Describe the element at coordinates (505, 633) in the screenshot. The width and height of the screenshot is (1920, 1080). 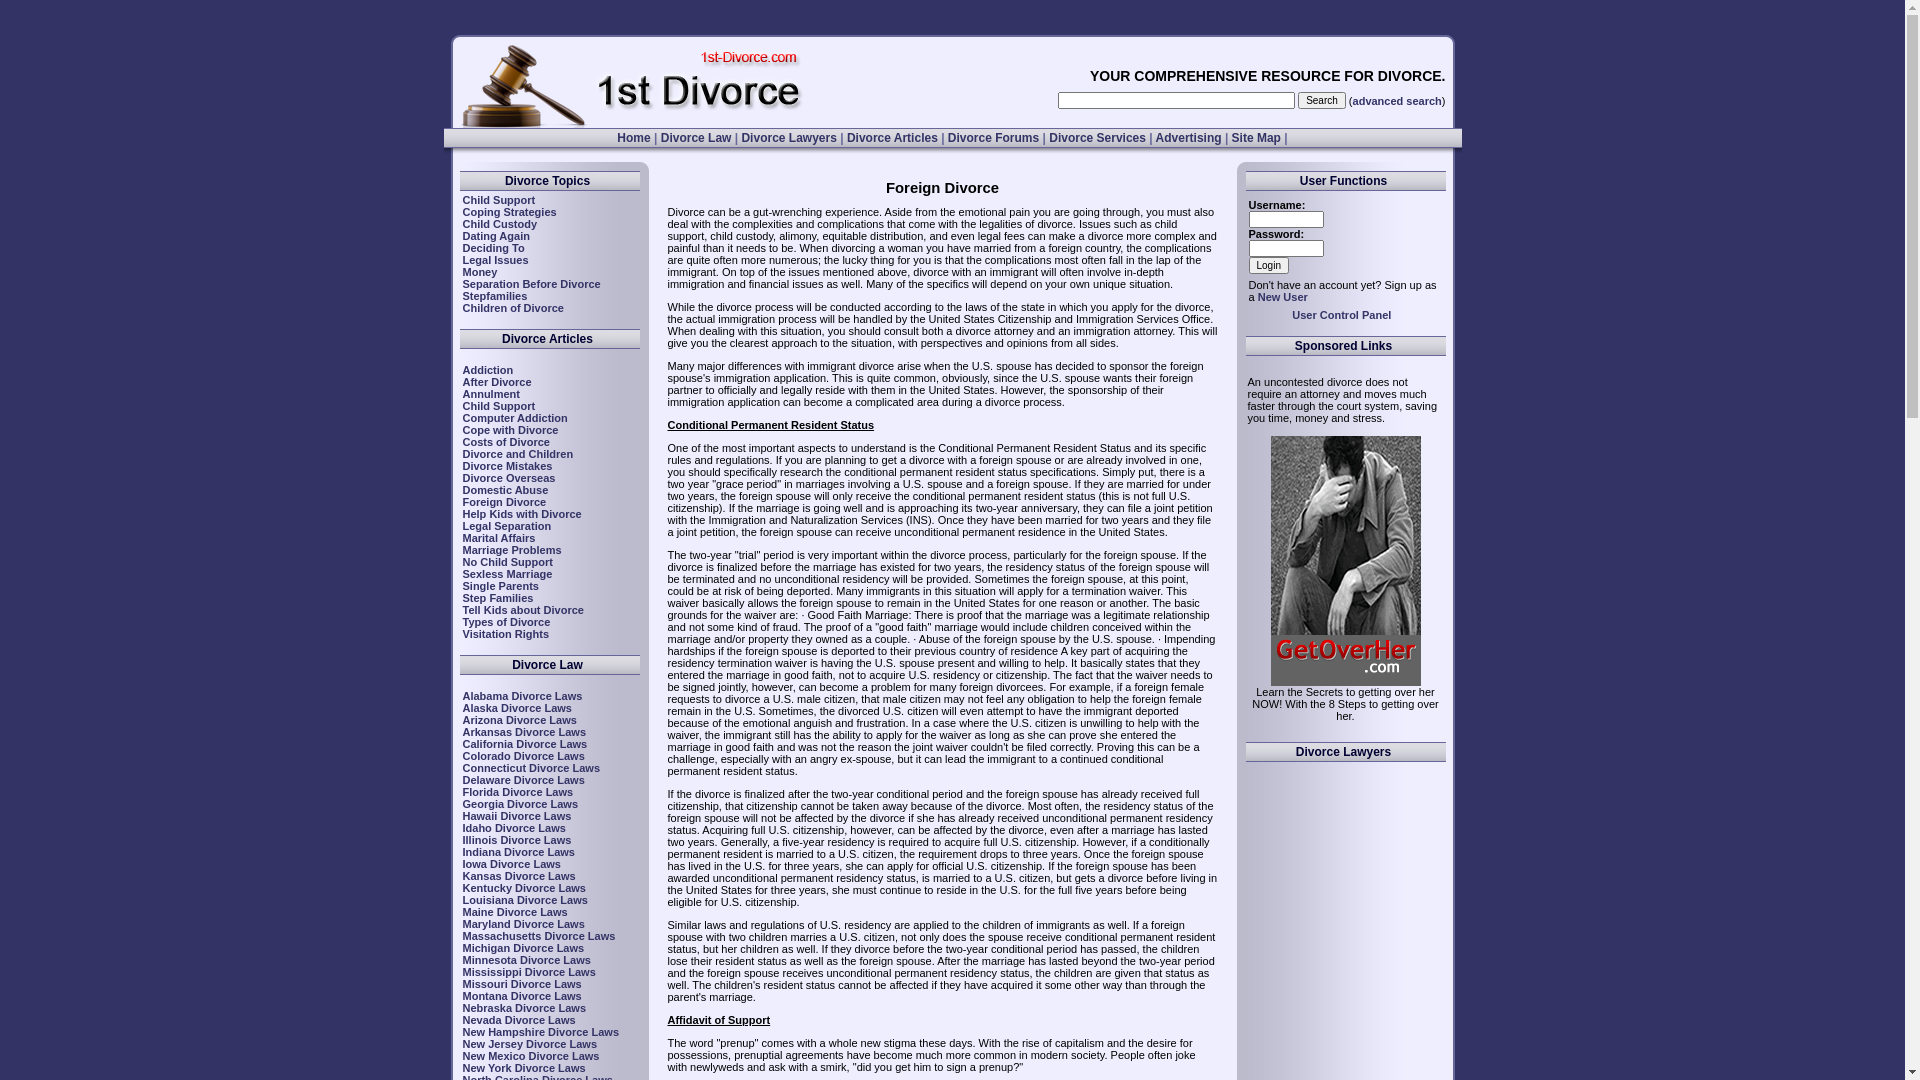
I see `'Visitation Rights'` at that location.